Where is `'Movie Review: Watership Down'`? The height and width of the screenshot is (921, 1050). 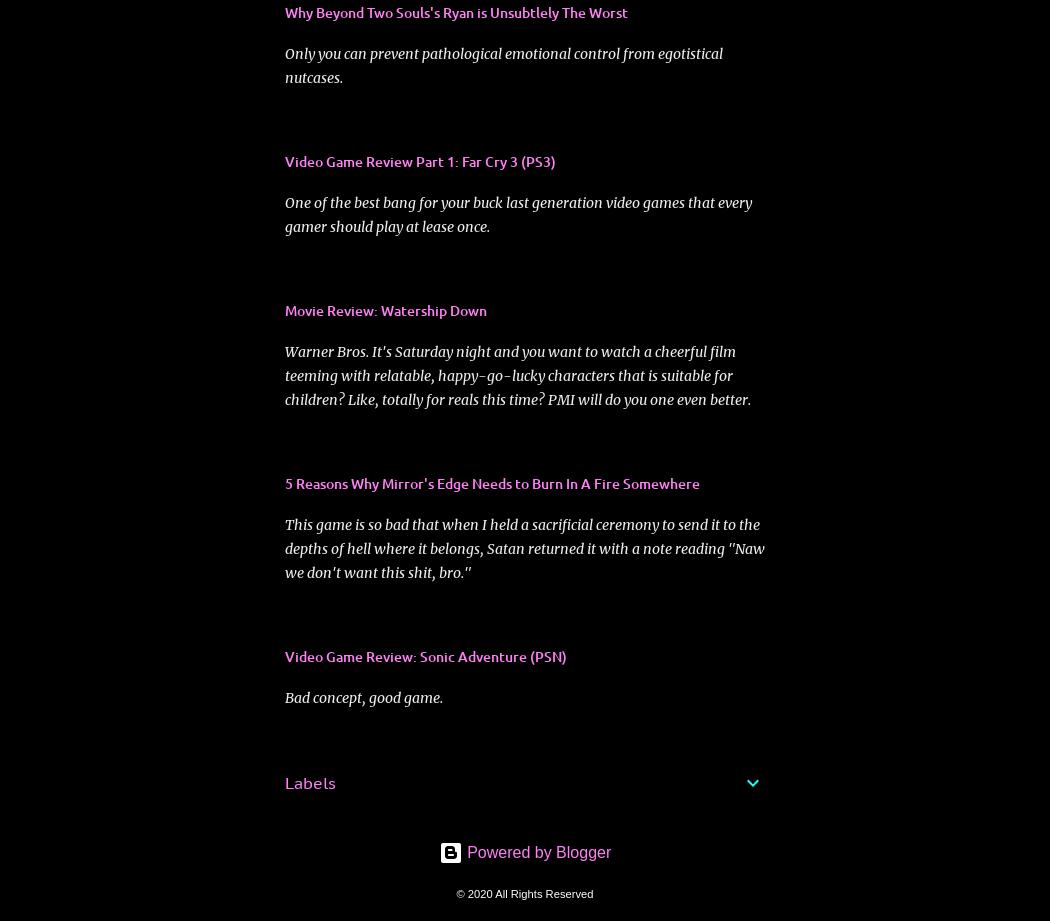
'Movie Review: Watership Down' is located at coordinates (385, 309).